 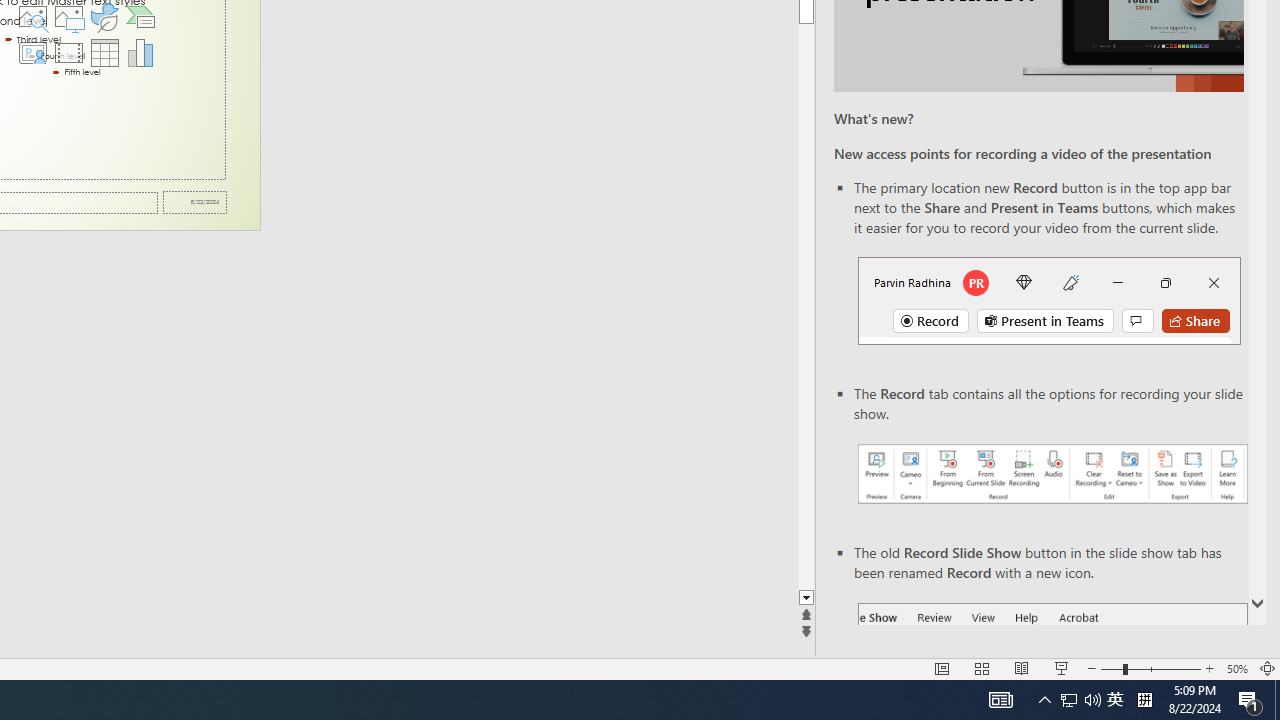 What do you see at coordinates (32, 16) in the screenshot?
I see `'Stock Images'` at bounding box center [32, 16].